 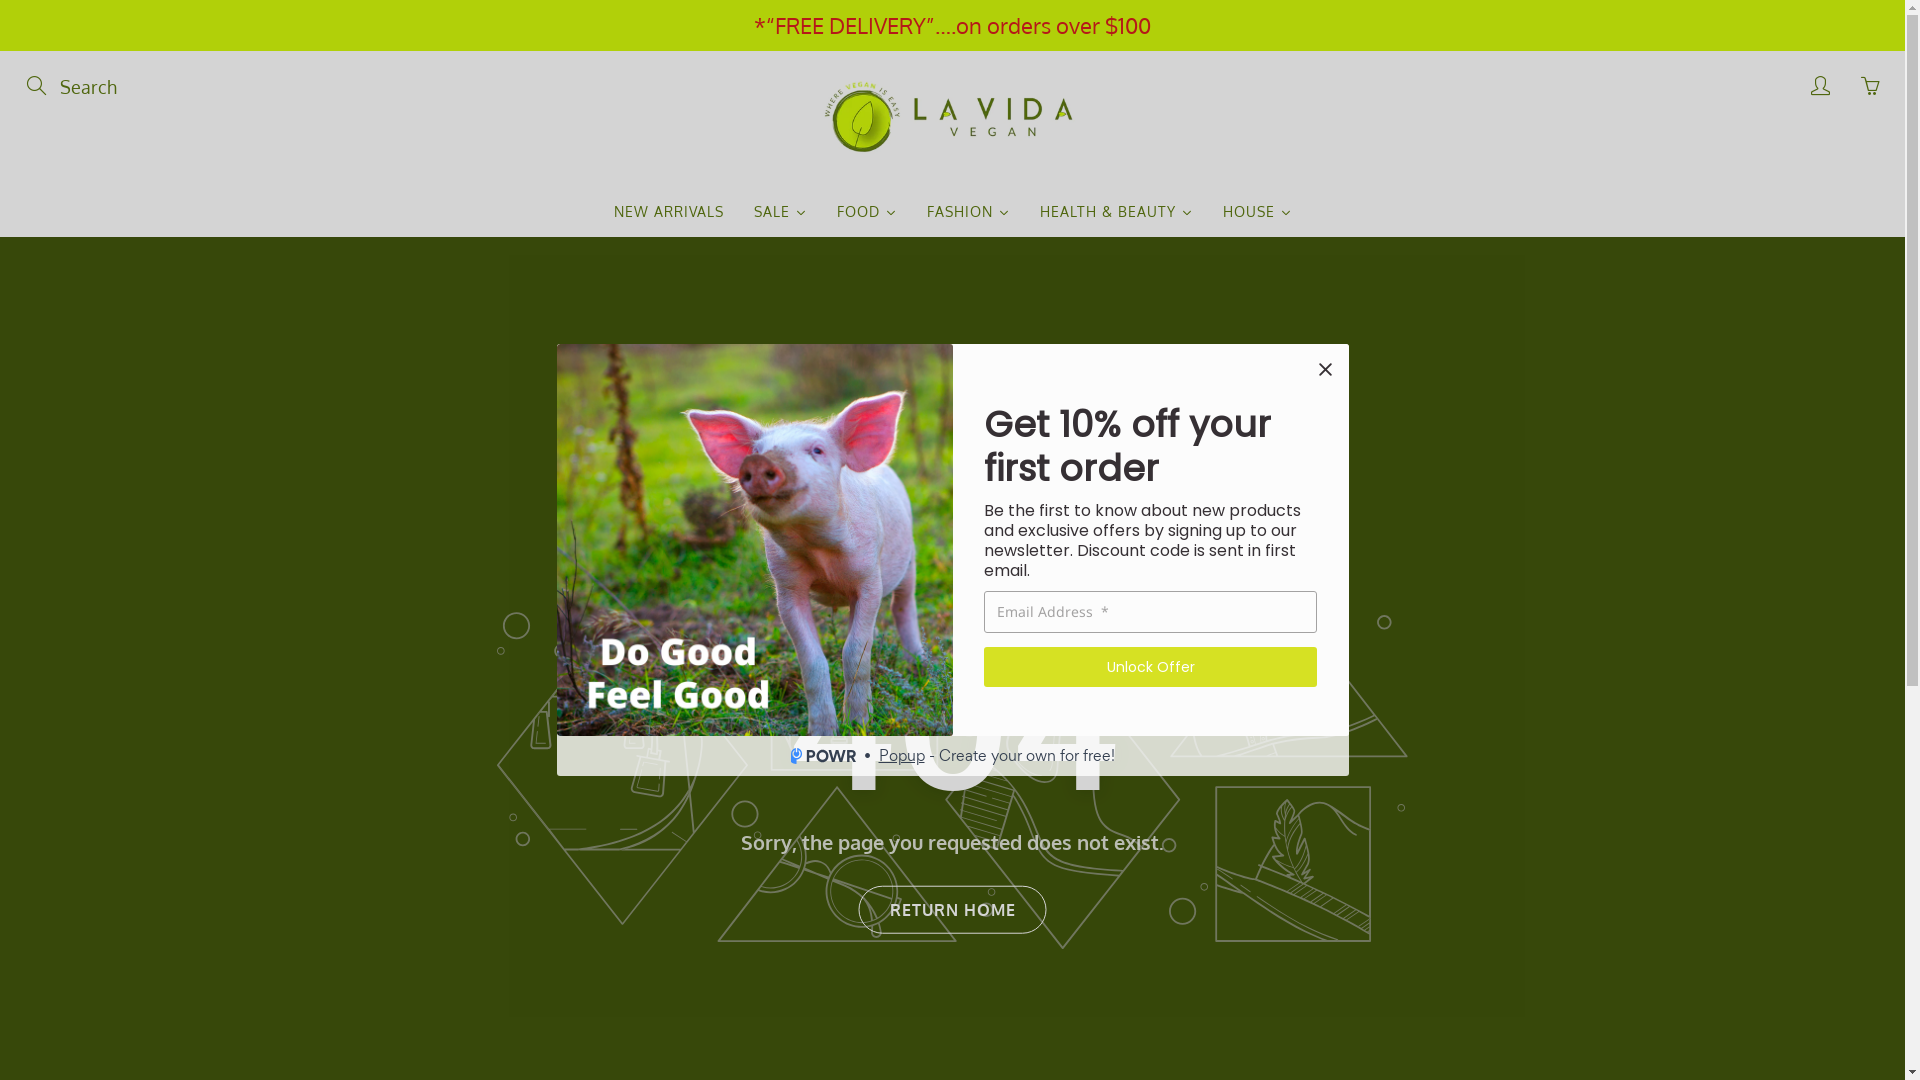 What do you see at coordinates (37, 84) in the screenshot?
I see `'Search'` at bounding box center [37, 84].